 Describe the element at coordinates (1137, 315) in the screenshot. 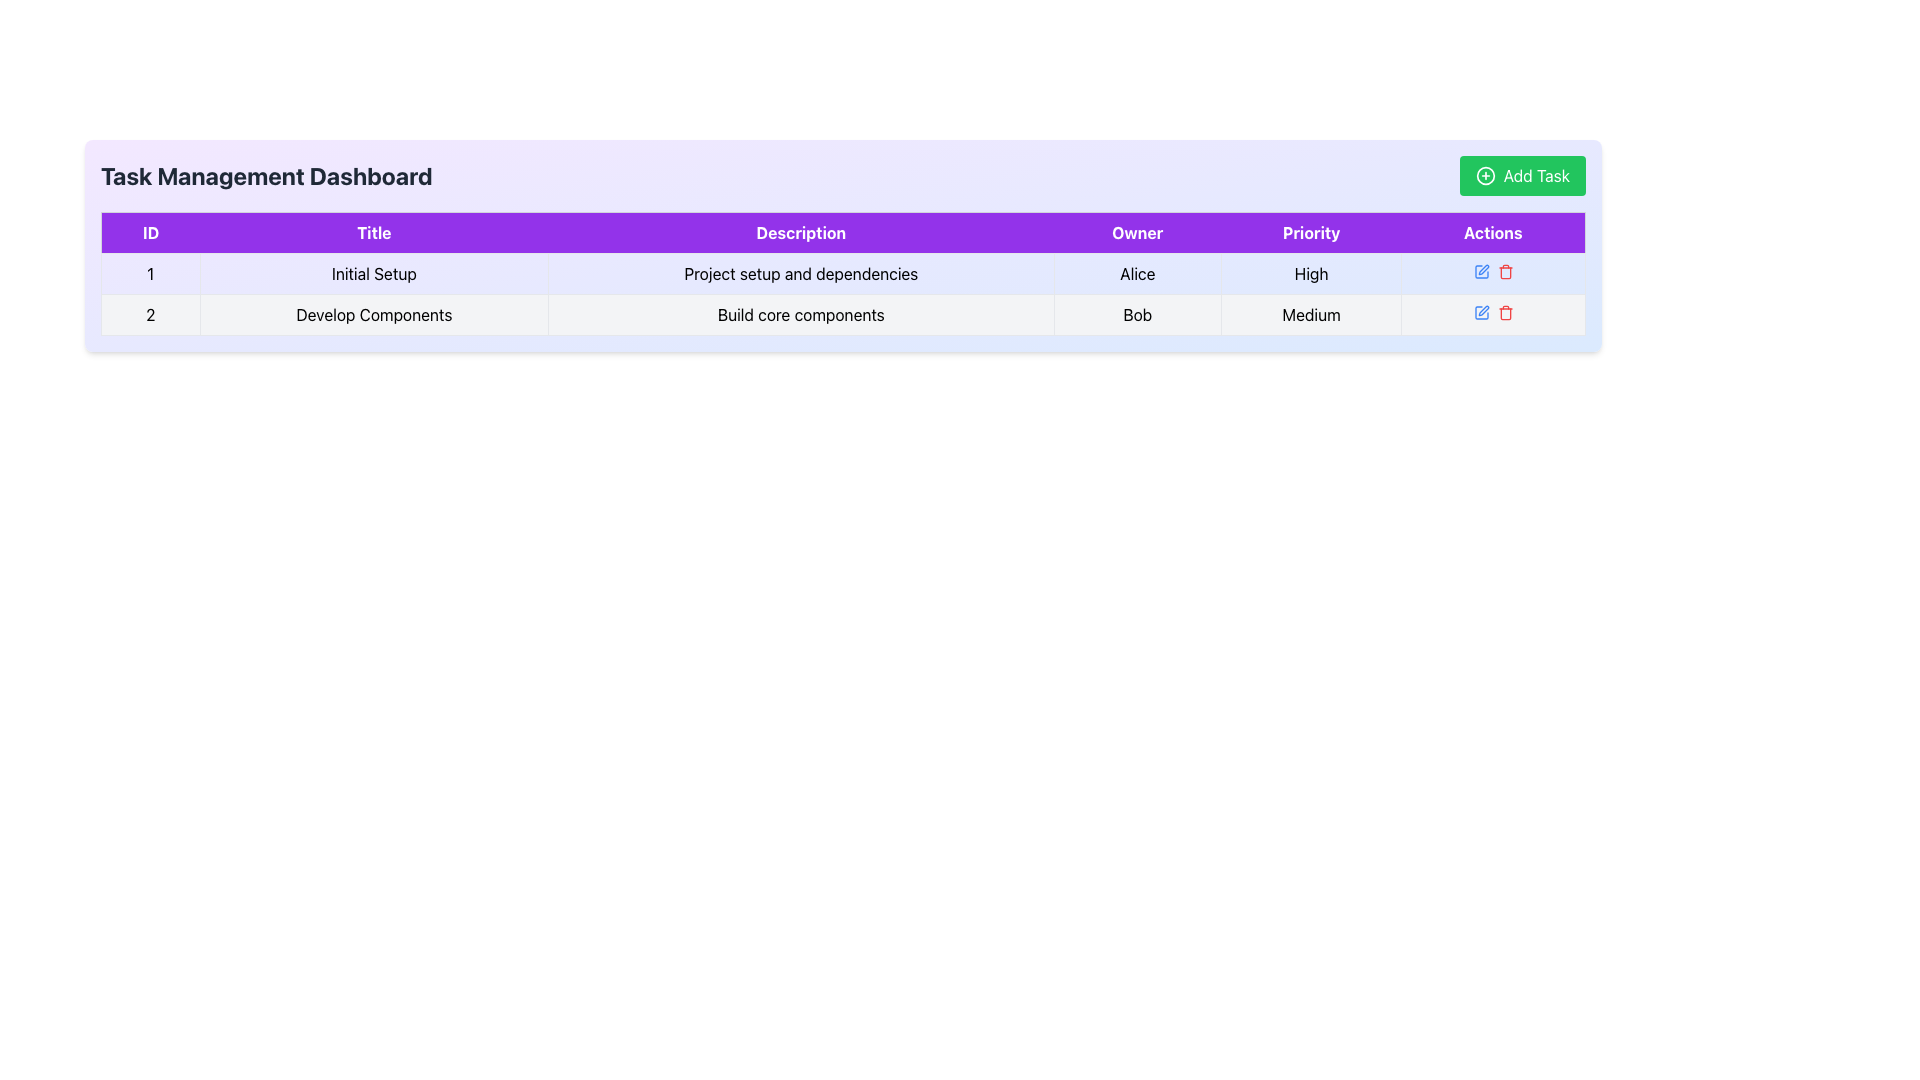

I see `the text cell displaying 'Bob'` at that location.